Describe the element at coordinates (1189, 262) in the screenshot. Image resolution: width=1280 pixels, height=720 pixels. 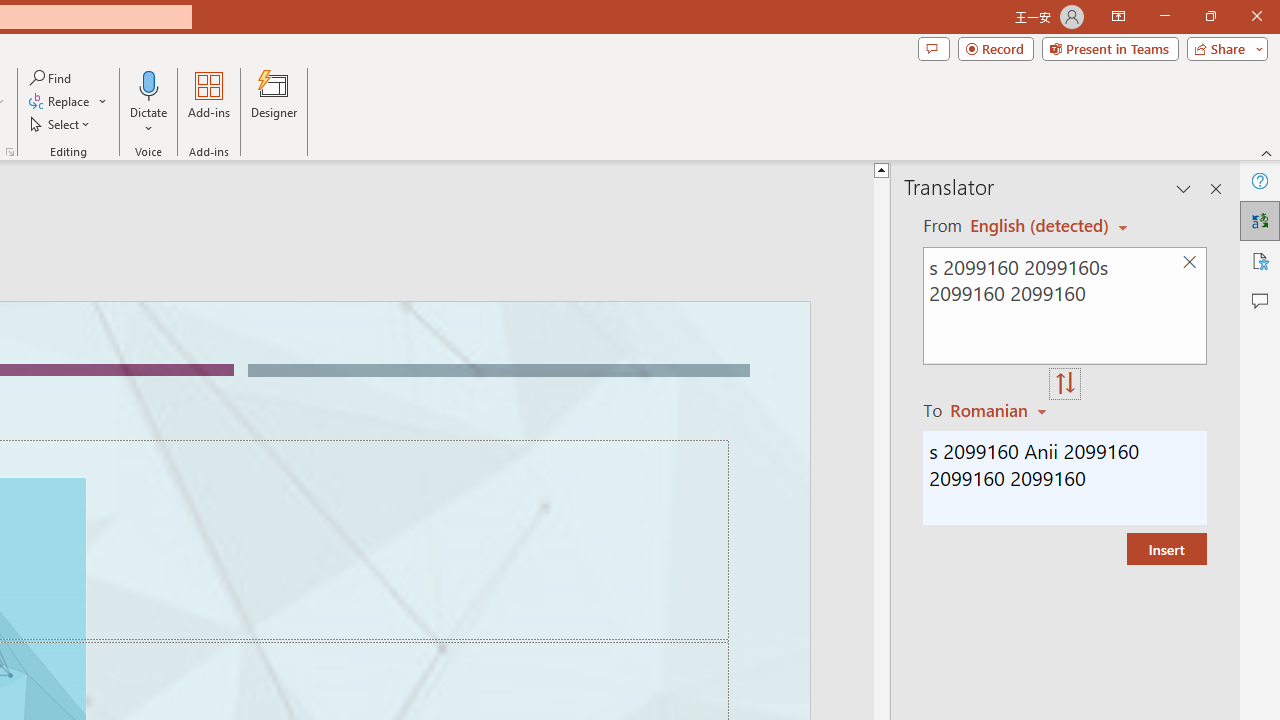
I see `'Clear text'` at that location.